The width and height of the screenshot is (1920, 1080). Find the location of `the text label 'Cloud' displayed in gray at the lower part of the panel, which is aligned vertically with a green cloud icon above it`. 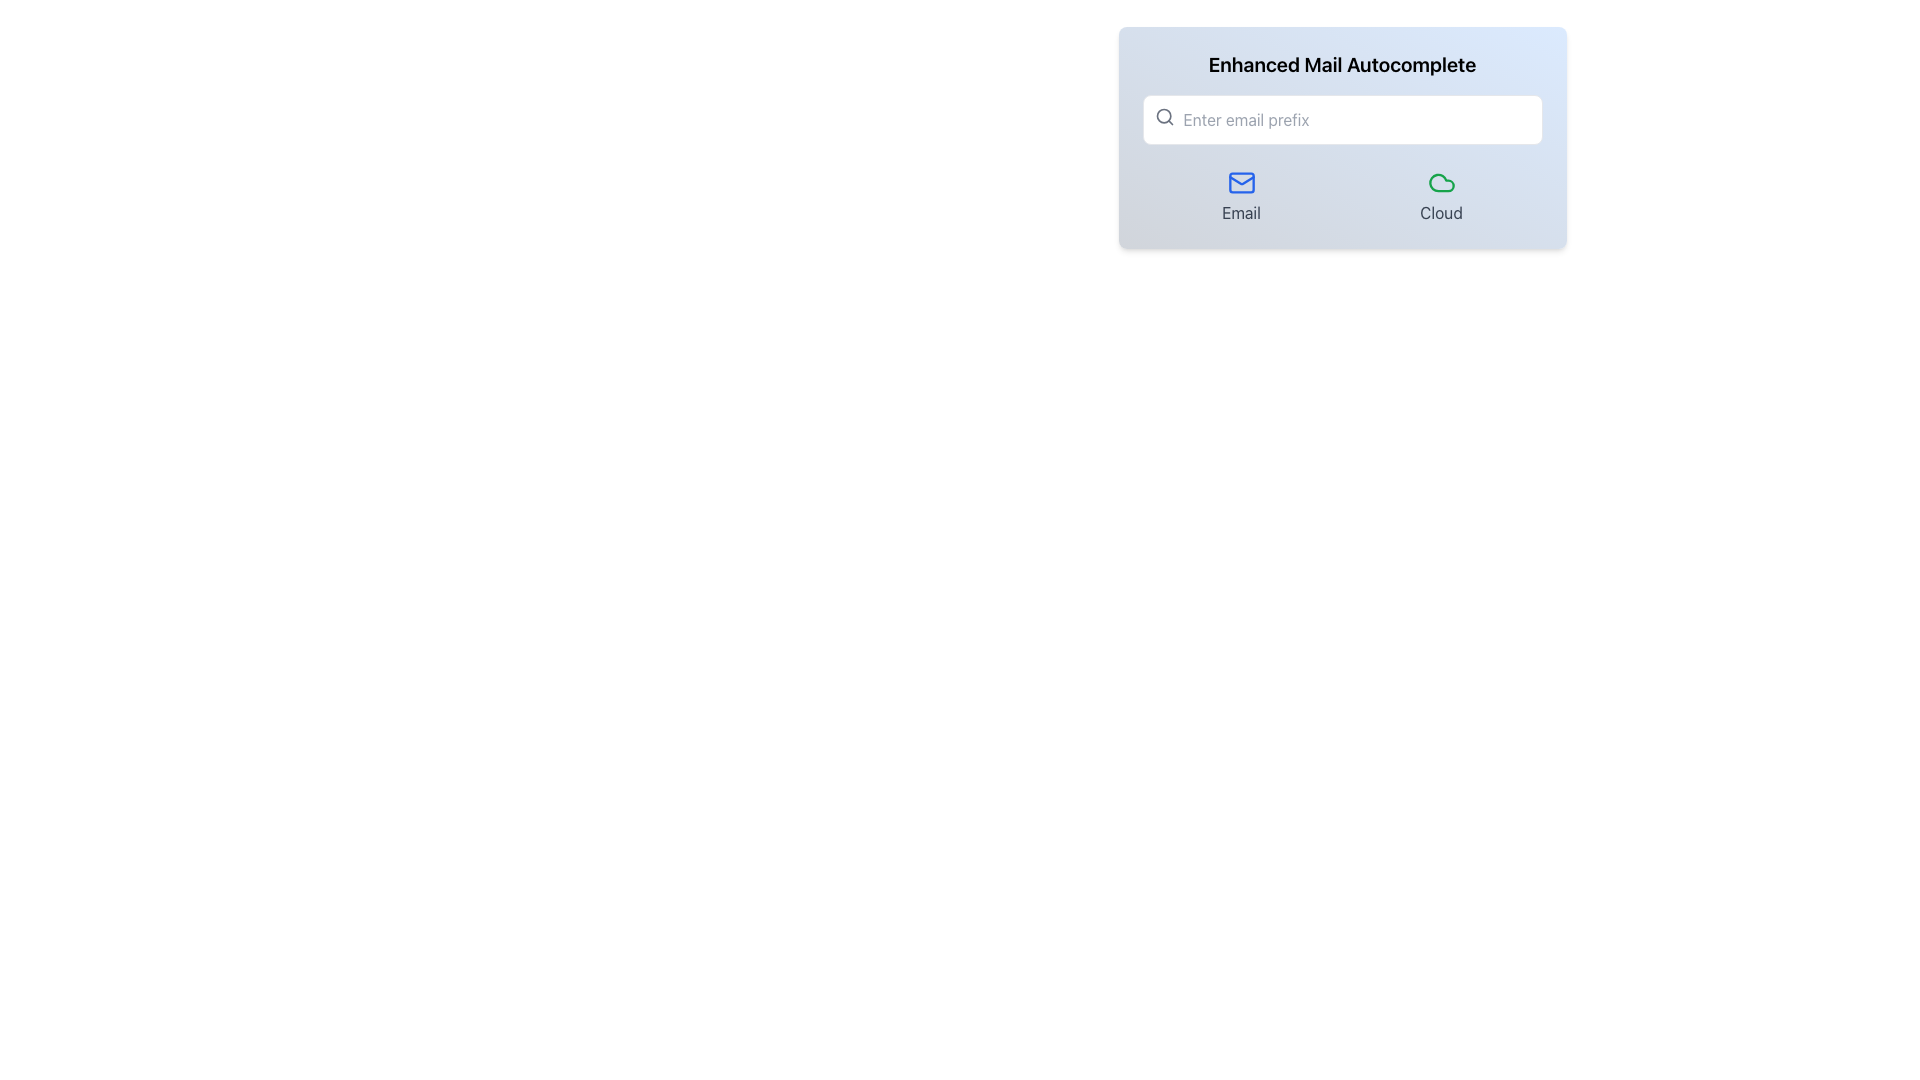

the text label 'Cloud' displayed in gray at the lower part of the panel, which is aligned vertically with a green cloud icon above it is located at coordinates (1441, 212).